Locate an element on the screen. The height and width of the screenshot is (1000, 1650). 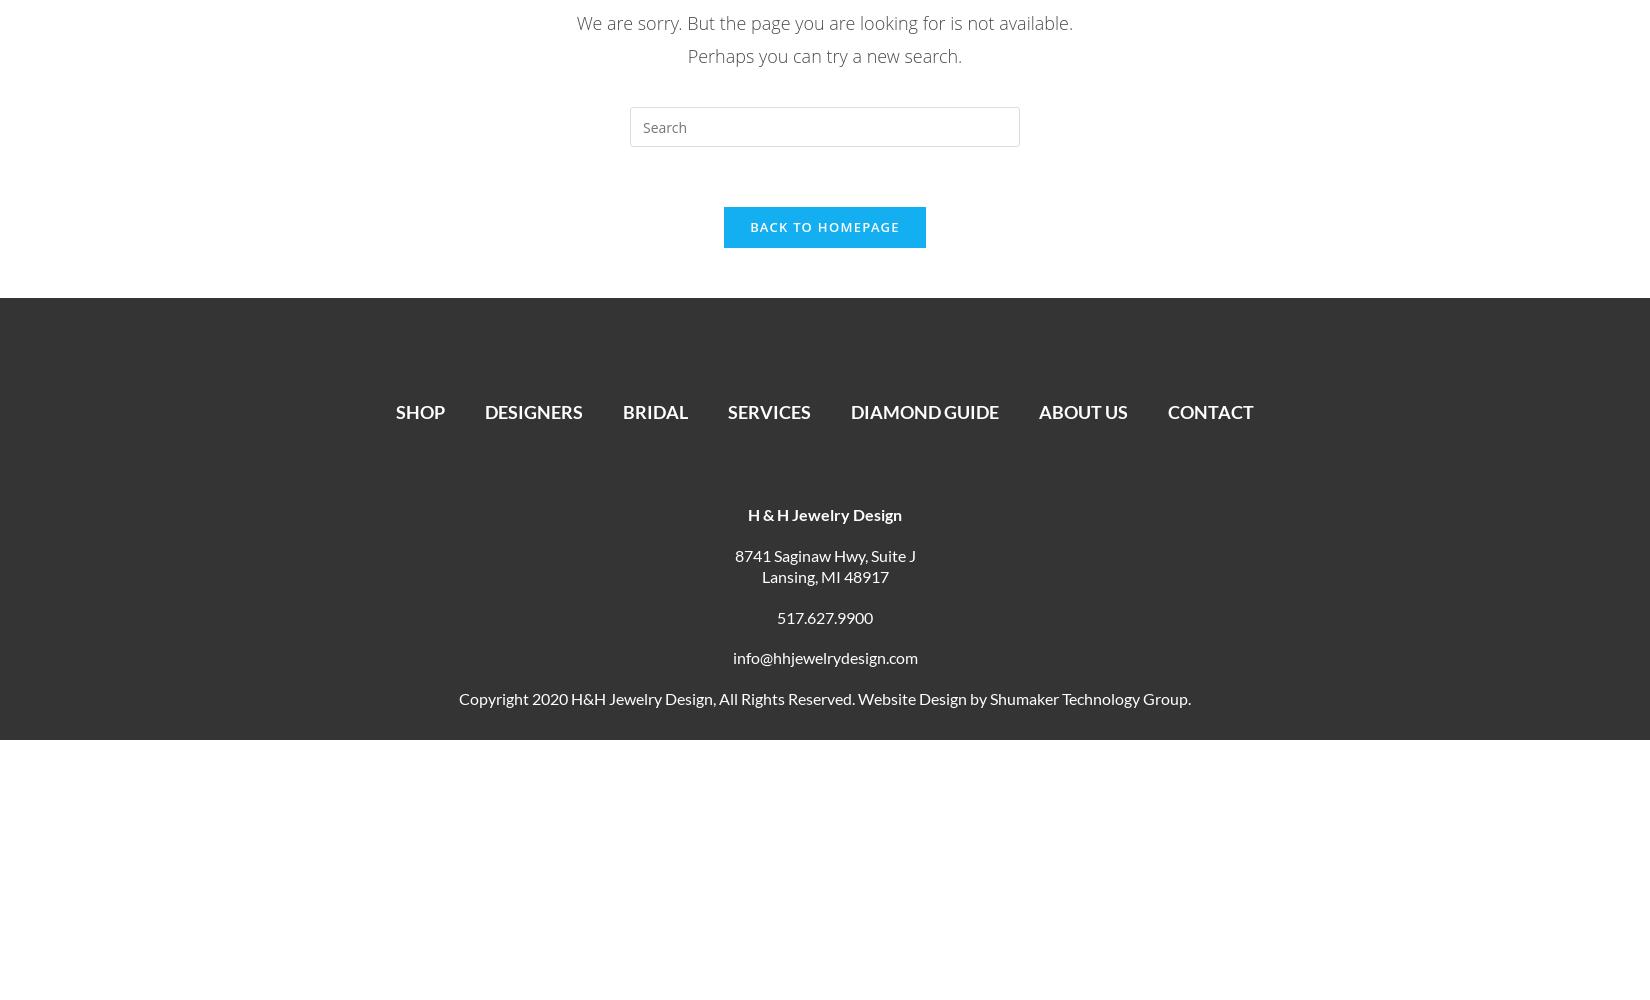
'info@hhjewelrydesign.com' is located at coordinates (823, 657).